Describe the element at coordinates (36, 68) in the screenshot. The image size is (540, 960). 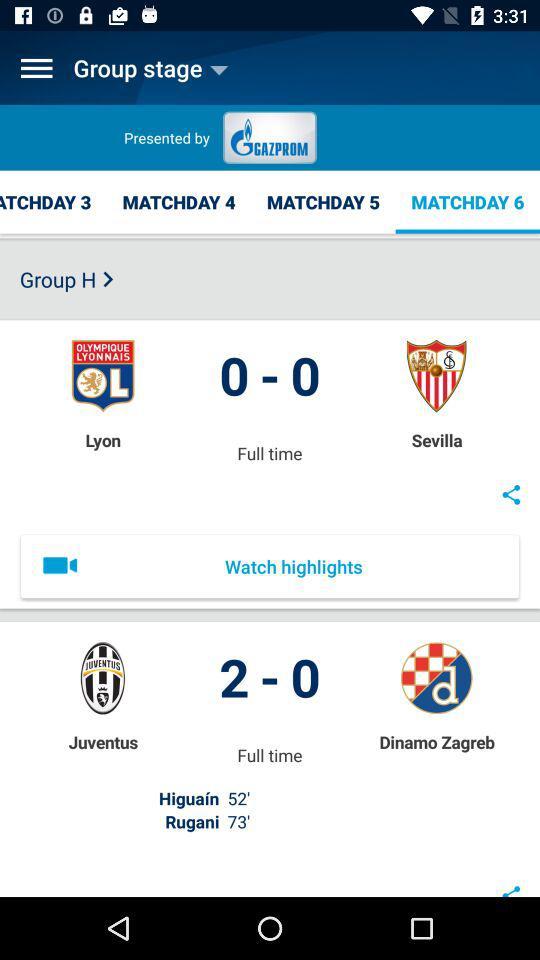
I see `menu options` at that location.